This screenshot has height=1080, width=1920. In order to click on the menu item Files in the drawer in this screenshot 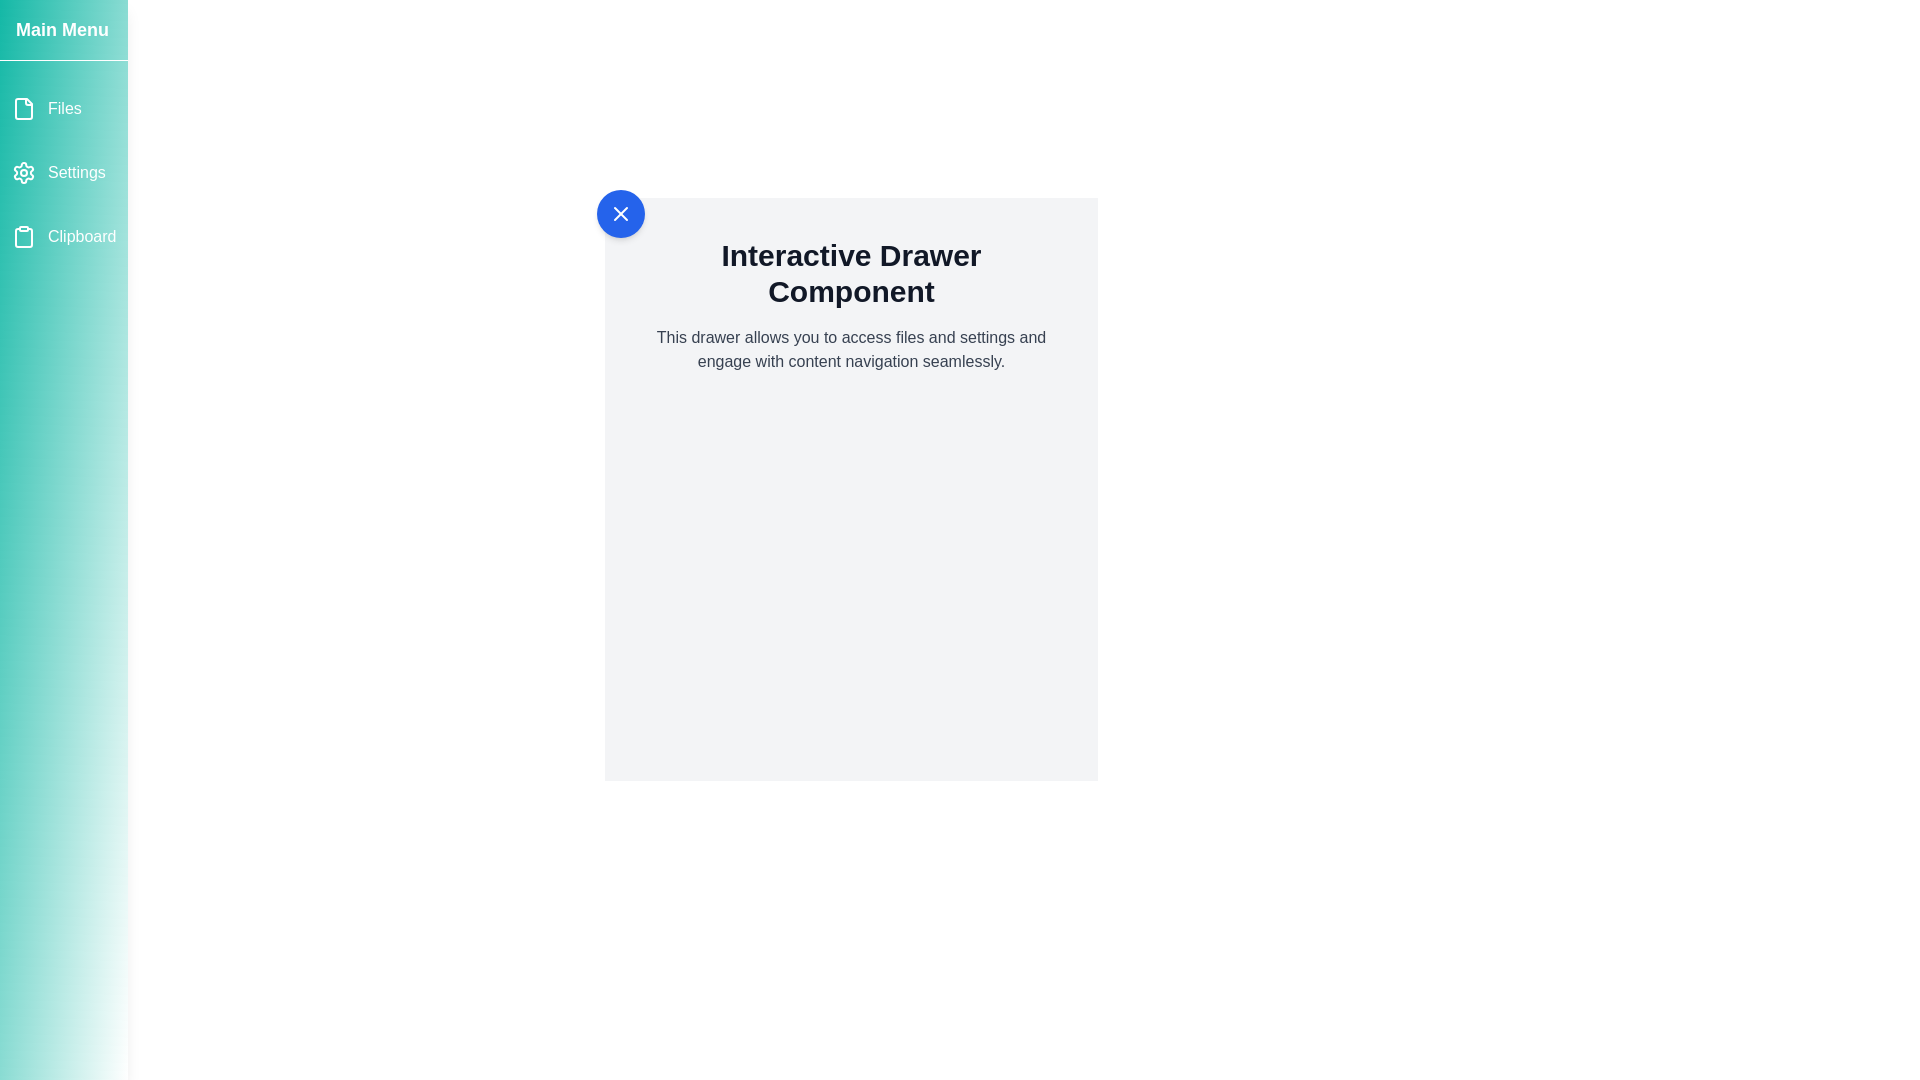, I will do `click(63, 108)`.